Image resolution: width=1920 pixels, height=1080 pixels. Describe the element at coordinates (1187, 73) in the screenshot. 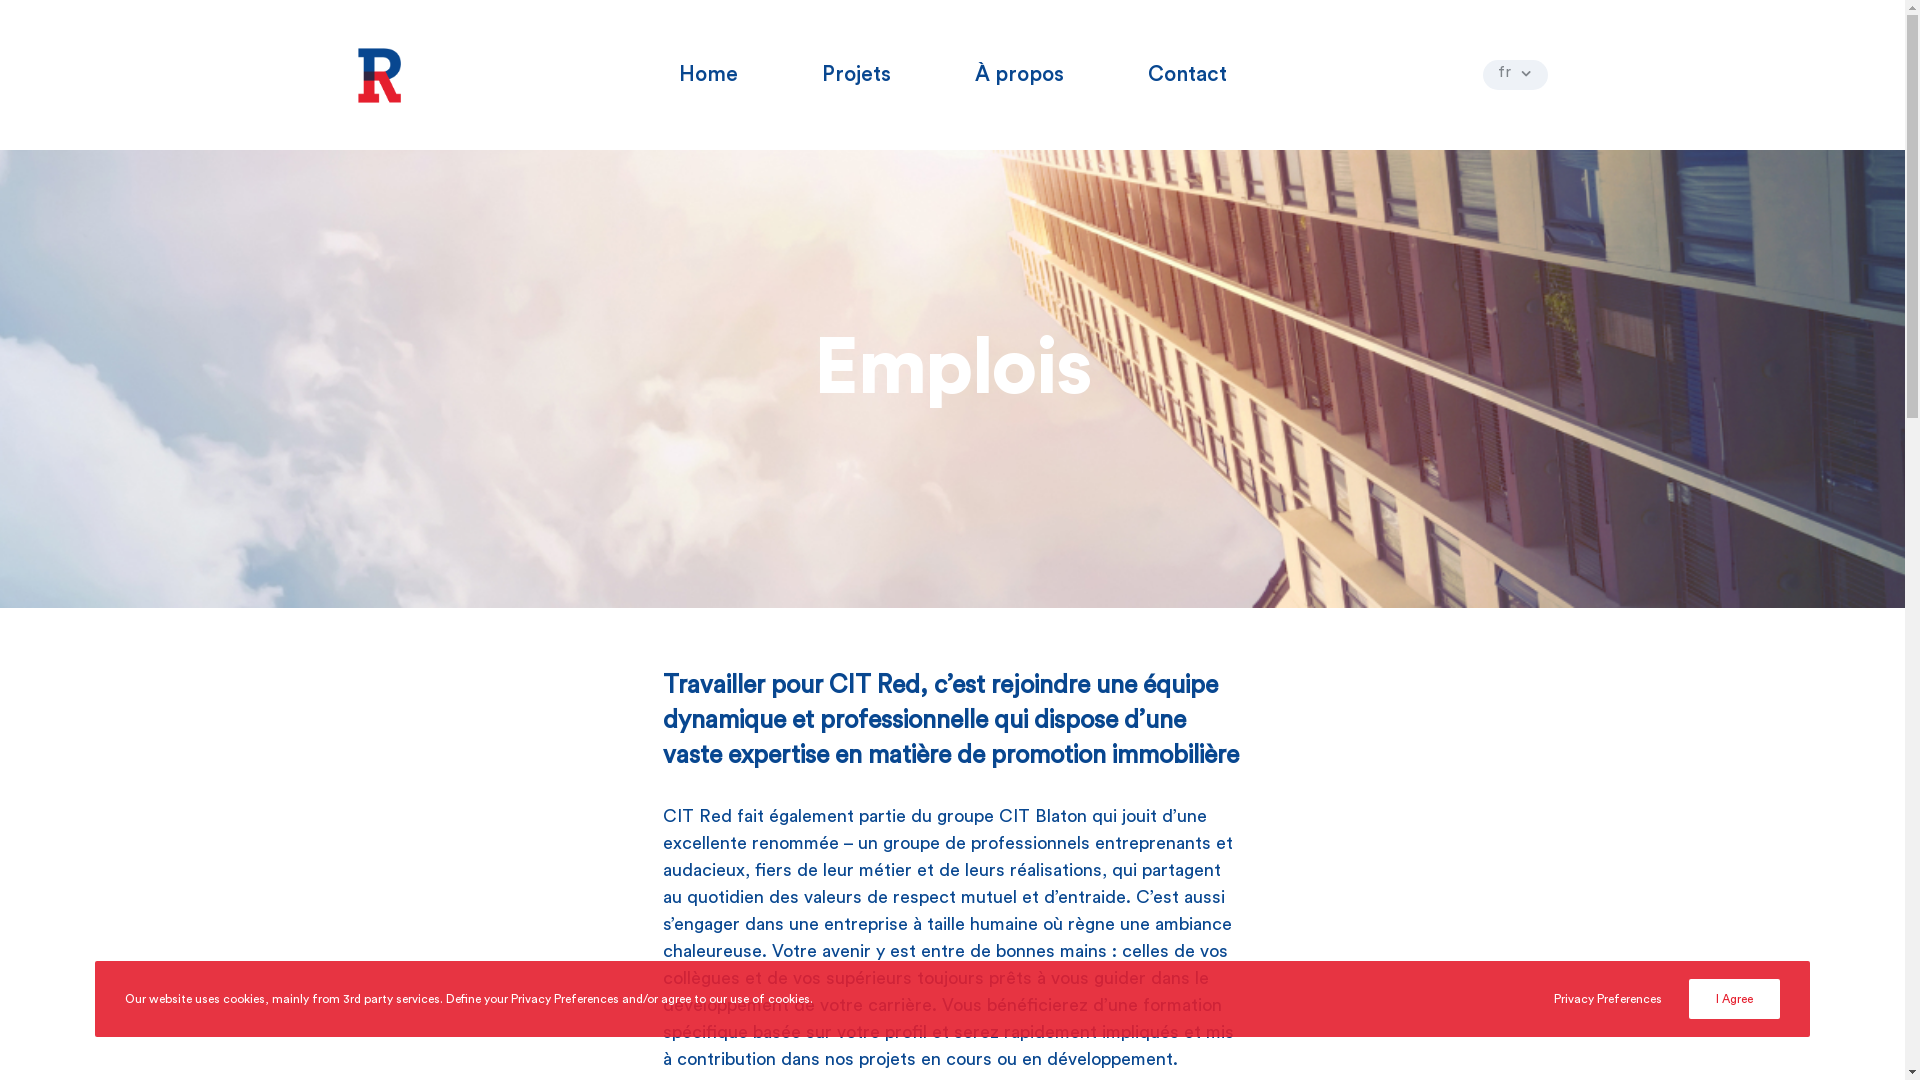

I see `'Contact'` at that location.